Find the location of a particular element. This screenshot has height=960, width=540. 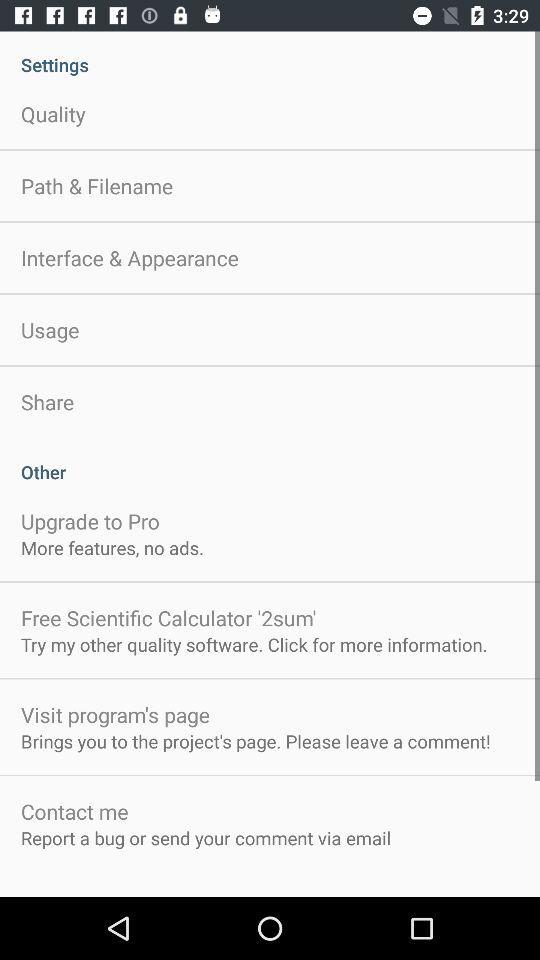

app below upgrade to pro icon is located at coordinates (112, 547).